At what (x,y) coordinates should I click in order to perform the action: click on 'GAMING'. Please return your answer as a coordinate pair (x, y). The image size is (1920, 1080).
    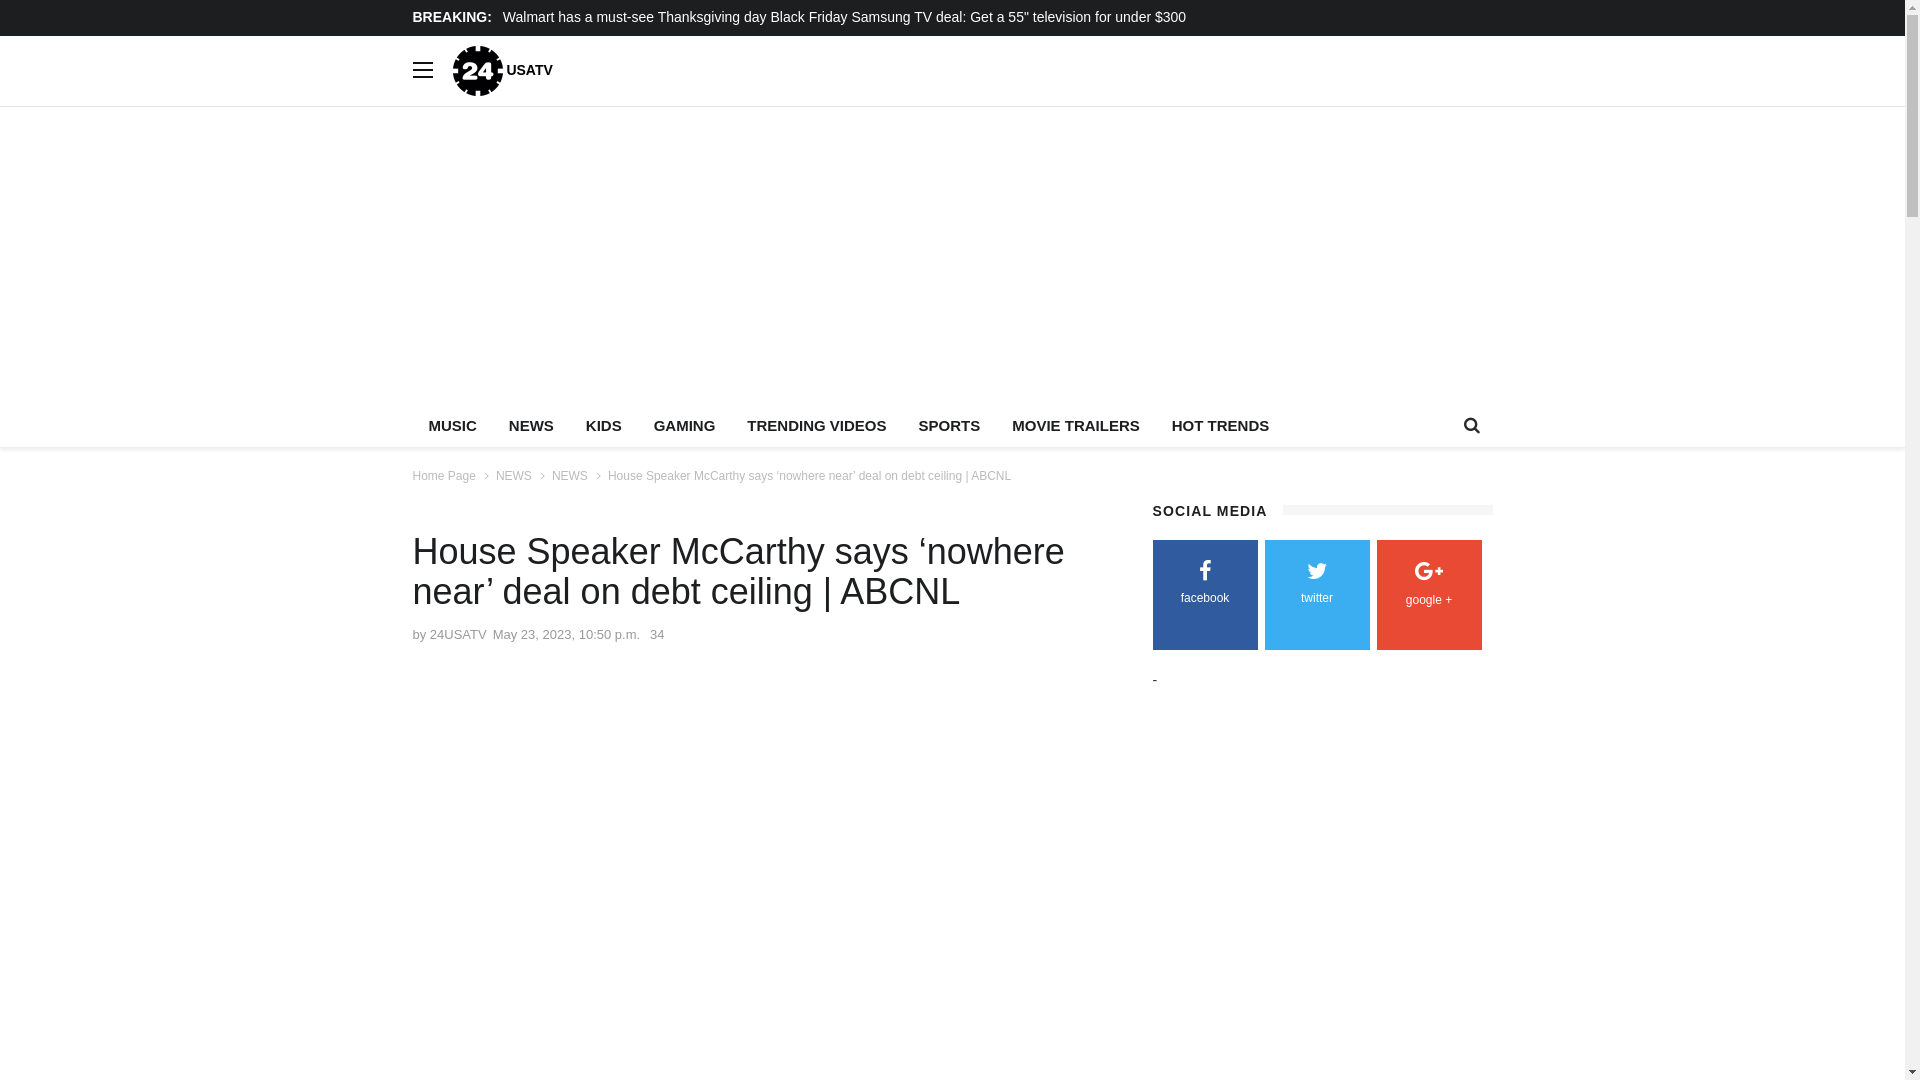
    Looking at the image, I should click on (685, 424).